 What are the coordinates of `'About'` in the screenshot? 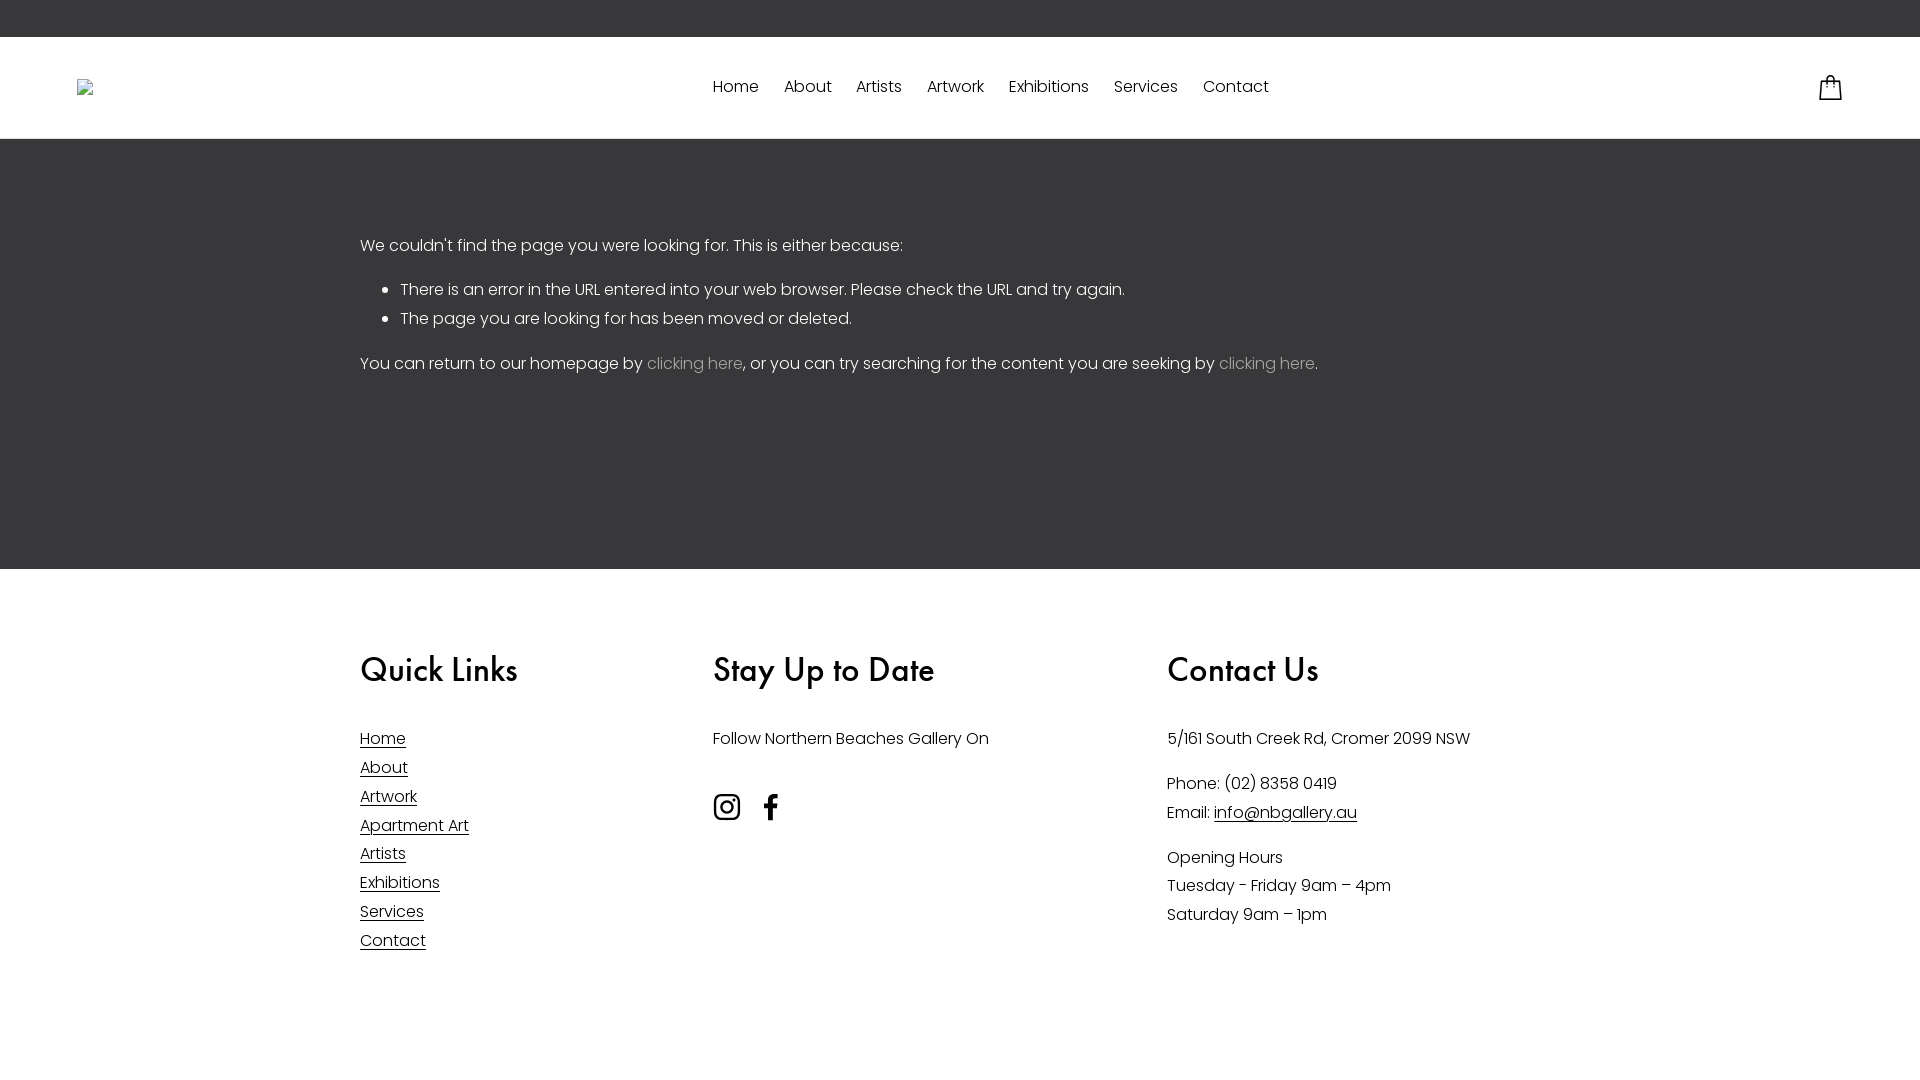 It's located at (384, 767).